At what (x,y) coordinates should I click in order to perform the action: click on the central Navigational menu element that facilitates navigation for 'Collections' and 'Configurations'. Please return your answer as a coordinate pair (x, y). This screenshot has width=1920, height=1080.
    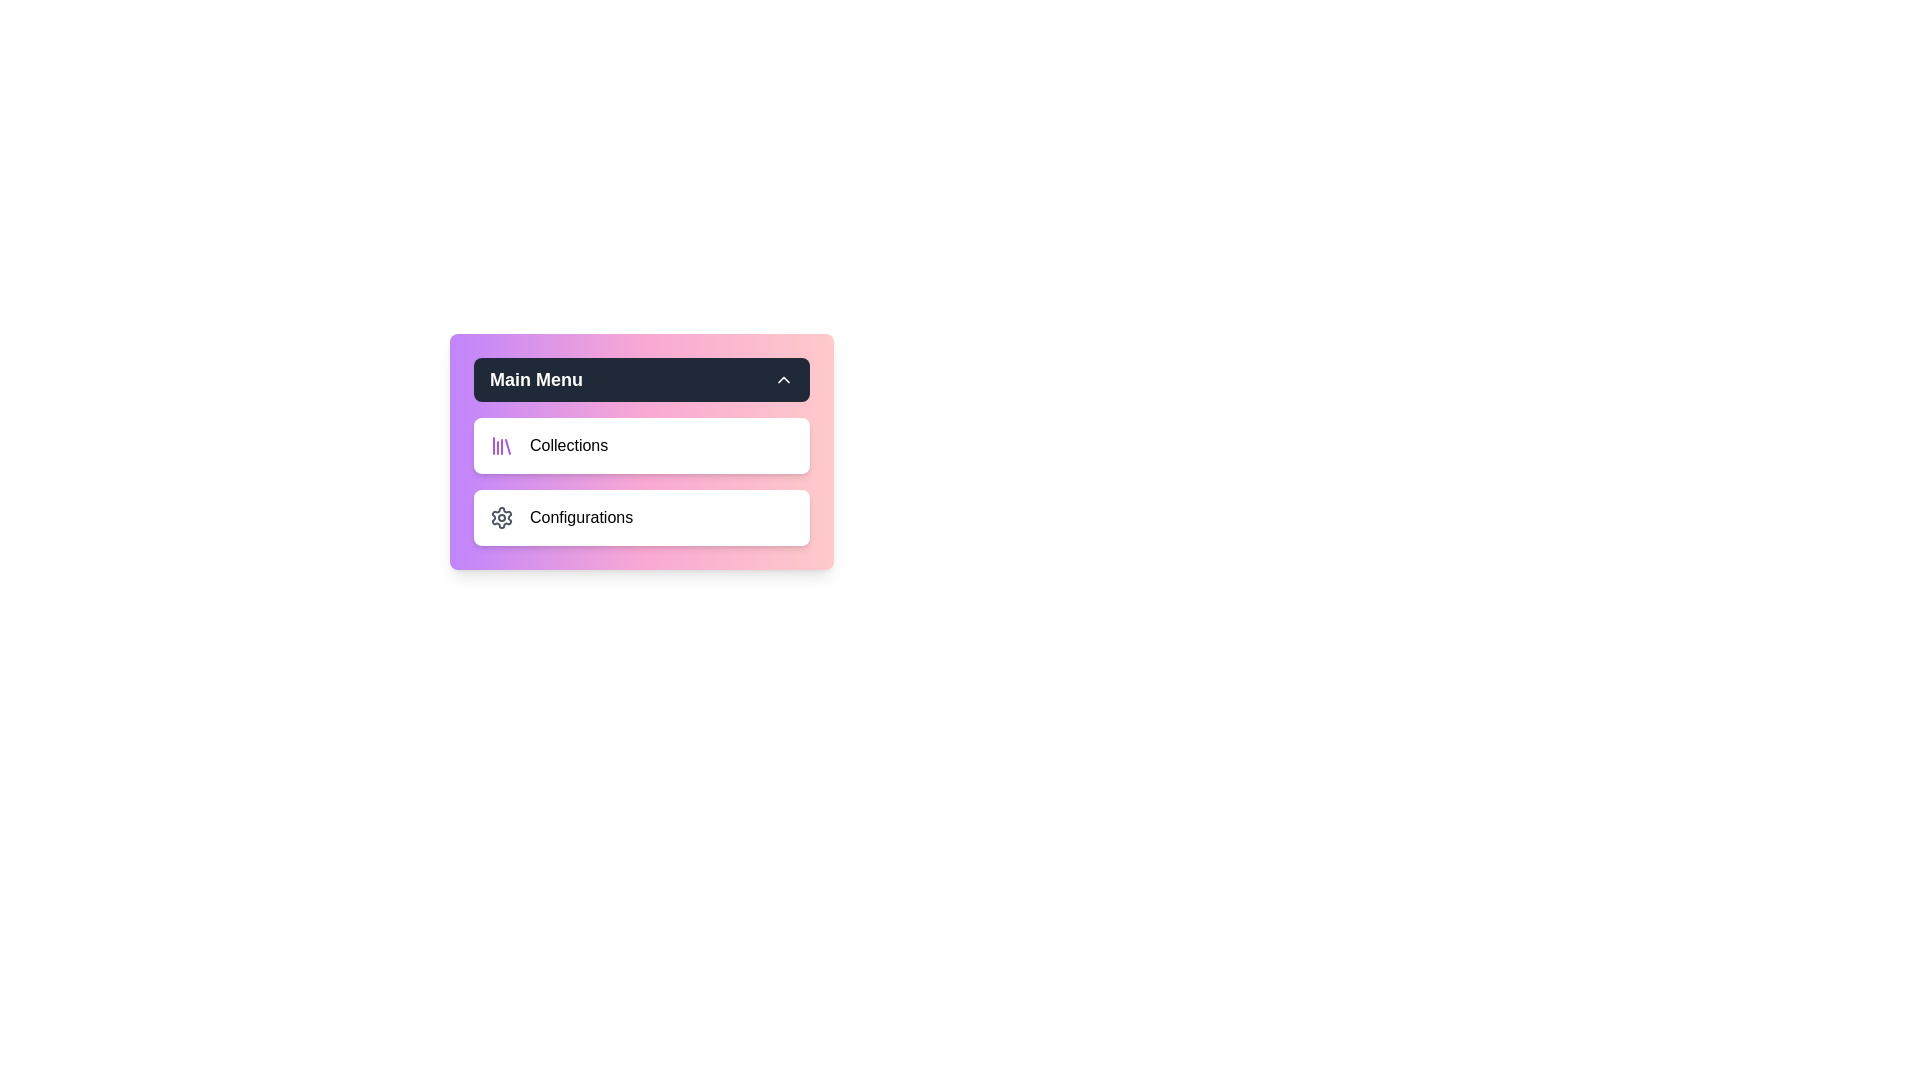
    Looking at the image, I should click on (642, 451).